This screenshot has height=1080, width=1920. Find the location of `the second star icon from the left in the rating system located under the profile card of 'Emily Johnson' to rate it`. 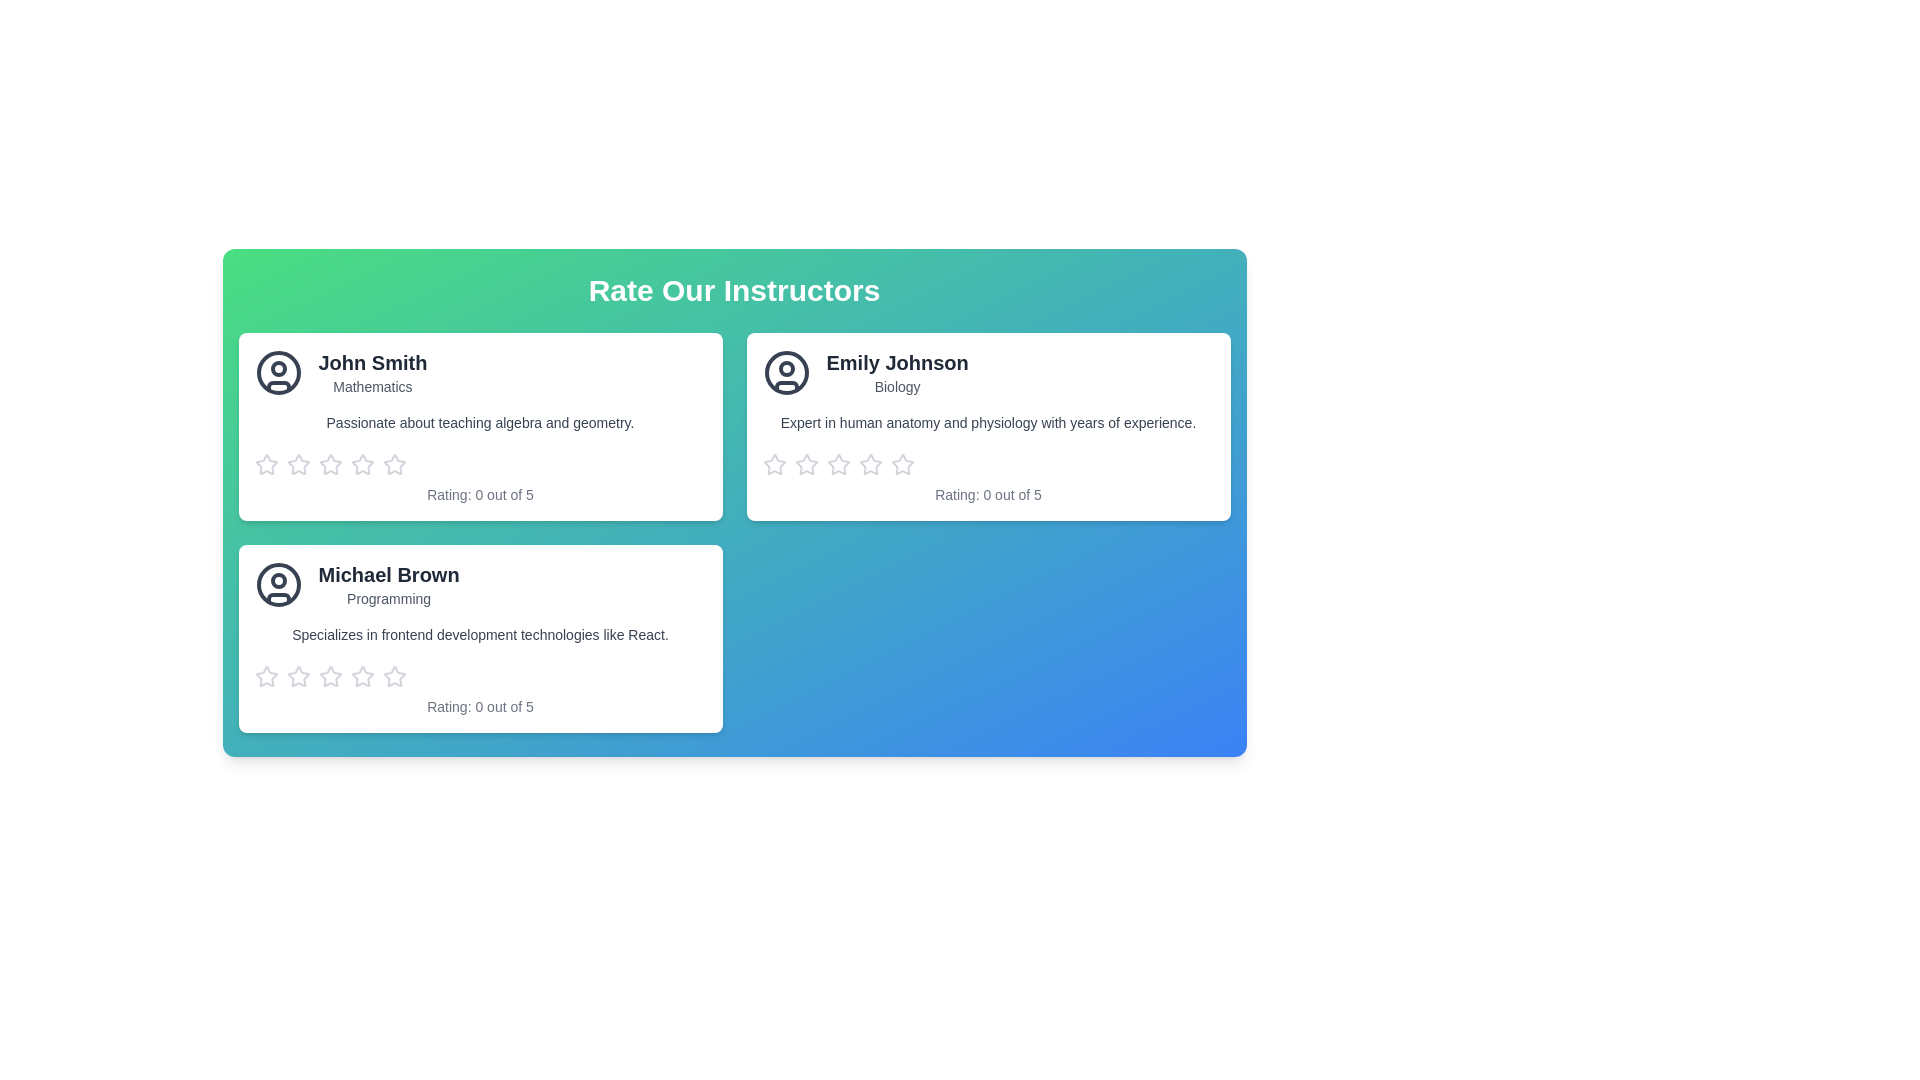

the second star icon from the left in the rating system located under the profile card of 'Emily Johnson' to rate it is located at coordinates (838, 464).